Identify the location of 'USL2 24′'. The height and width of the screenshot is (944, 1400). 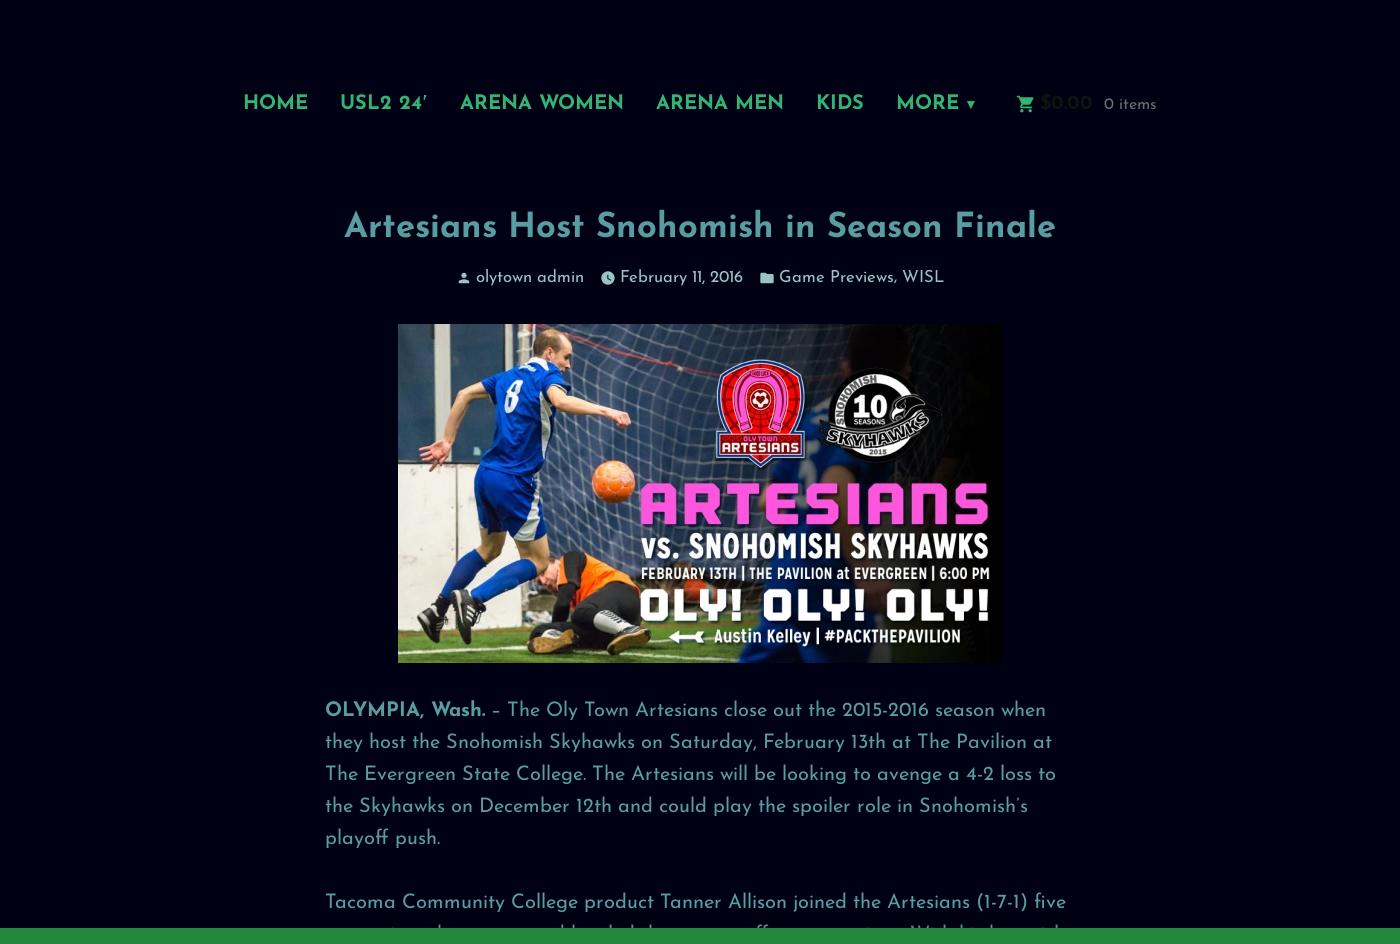
(383, 101).